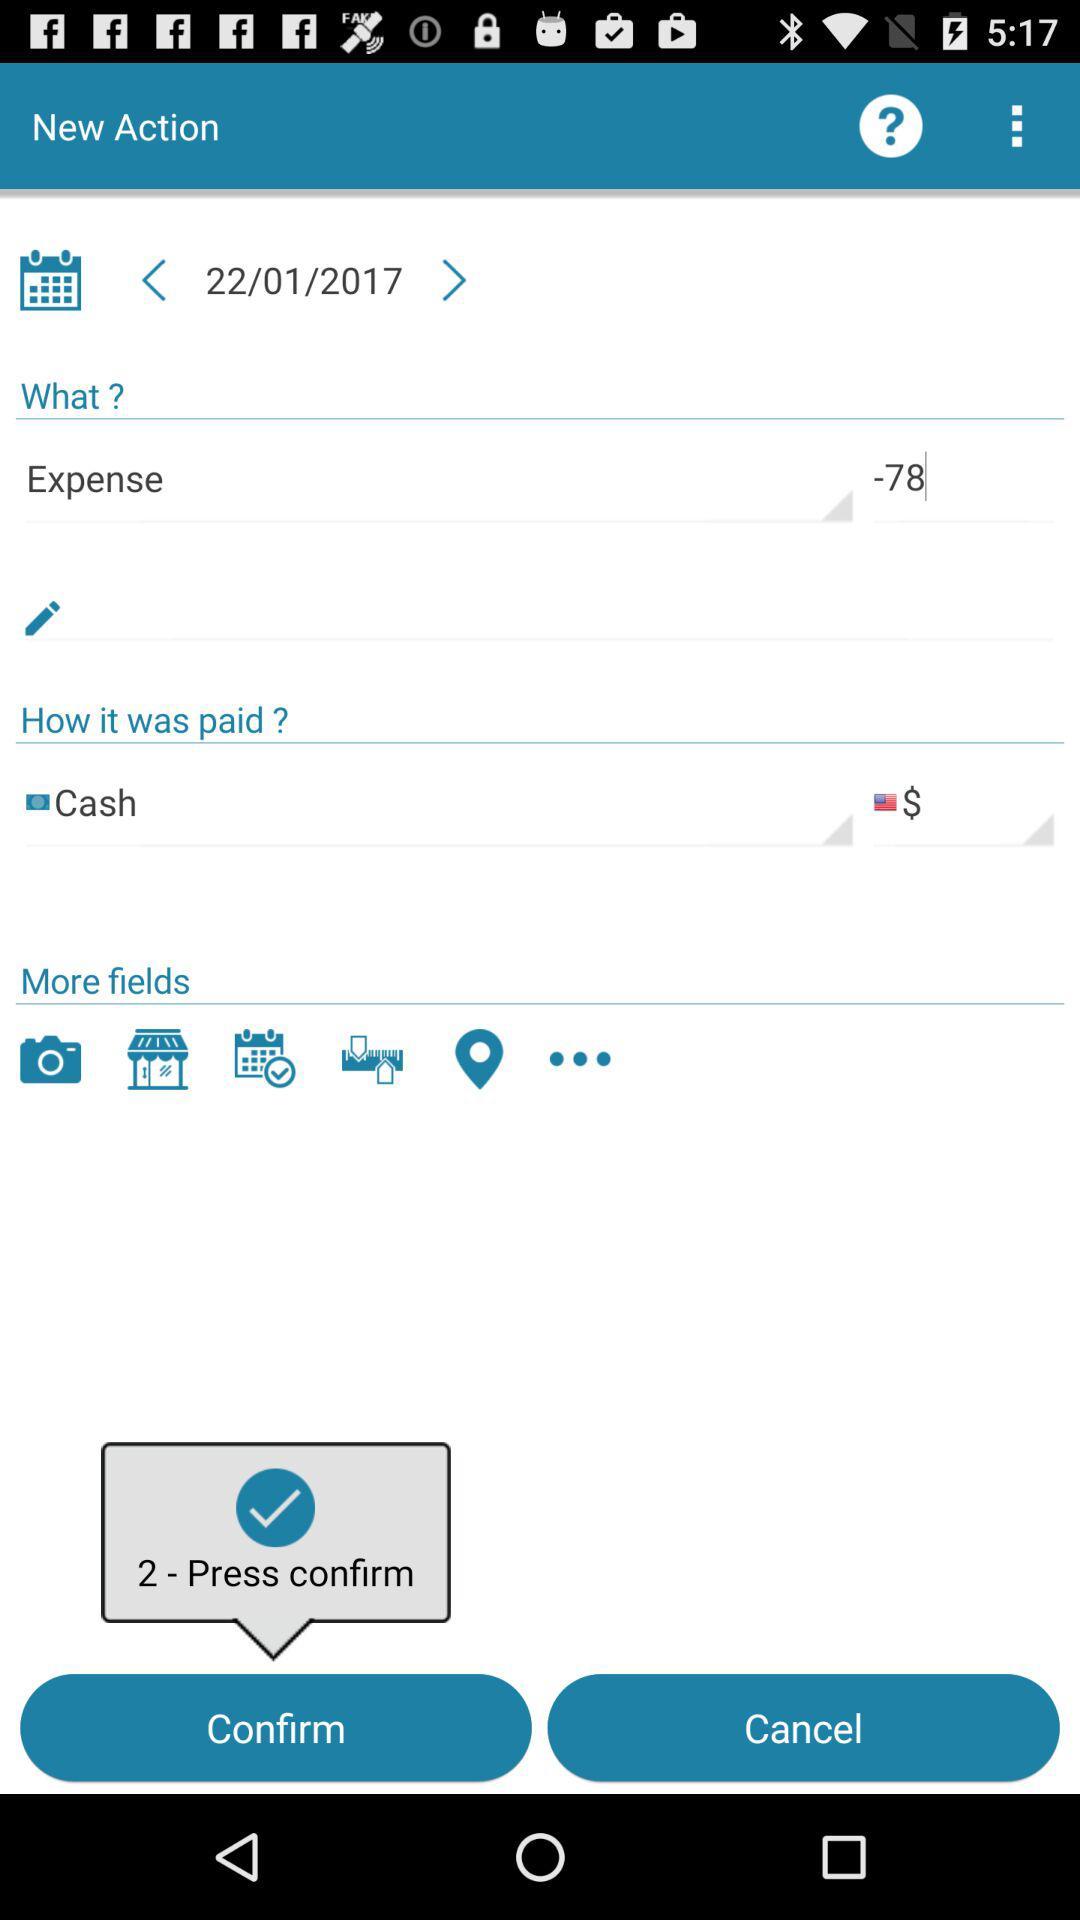 This screenshot has width=1080, height=1920. Describe the element at coordinates (540, 594) in the screenshot. I see `write text` at that location.